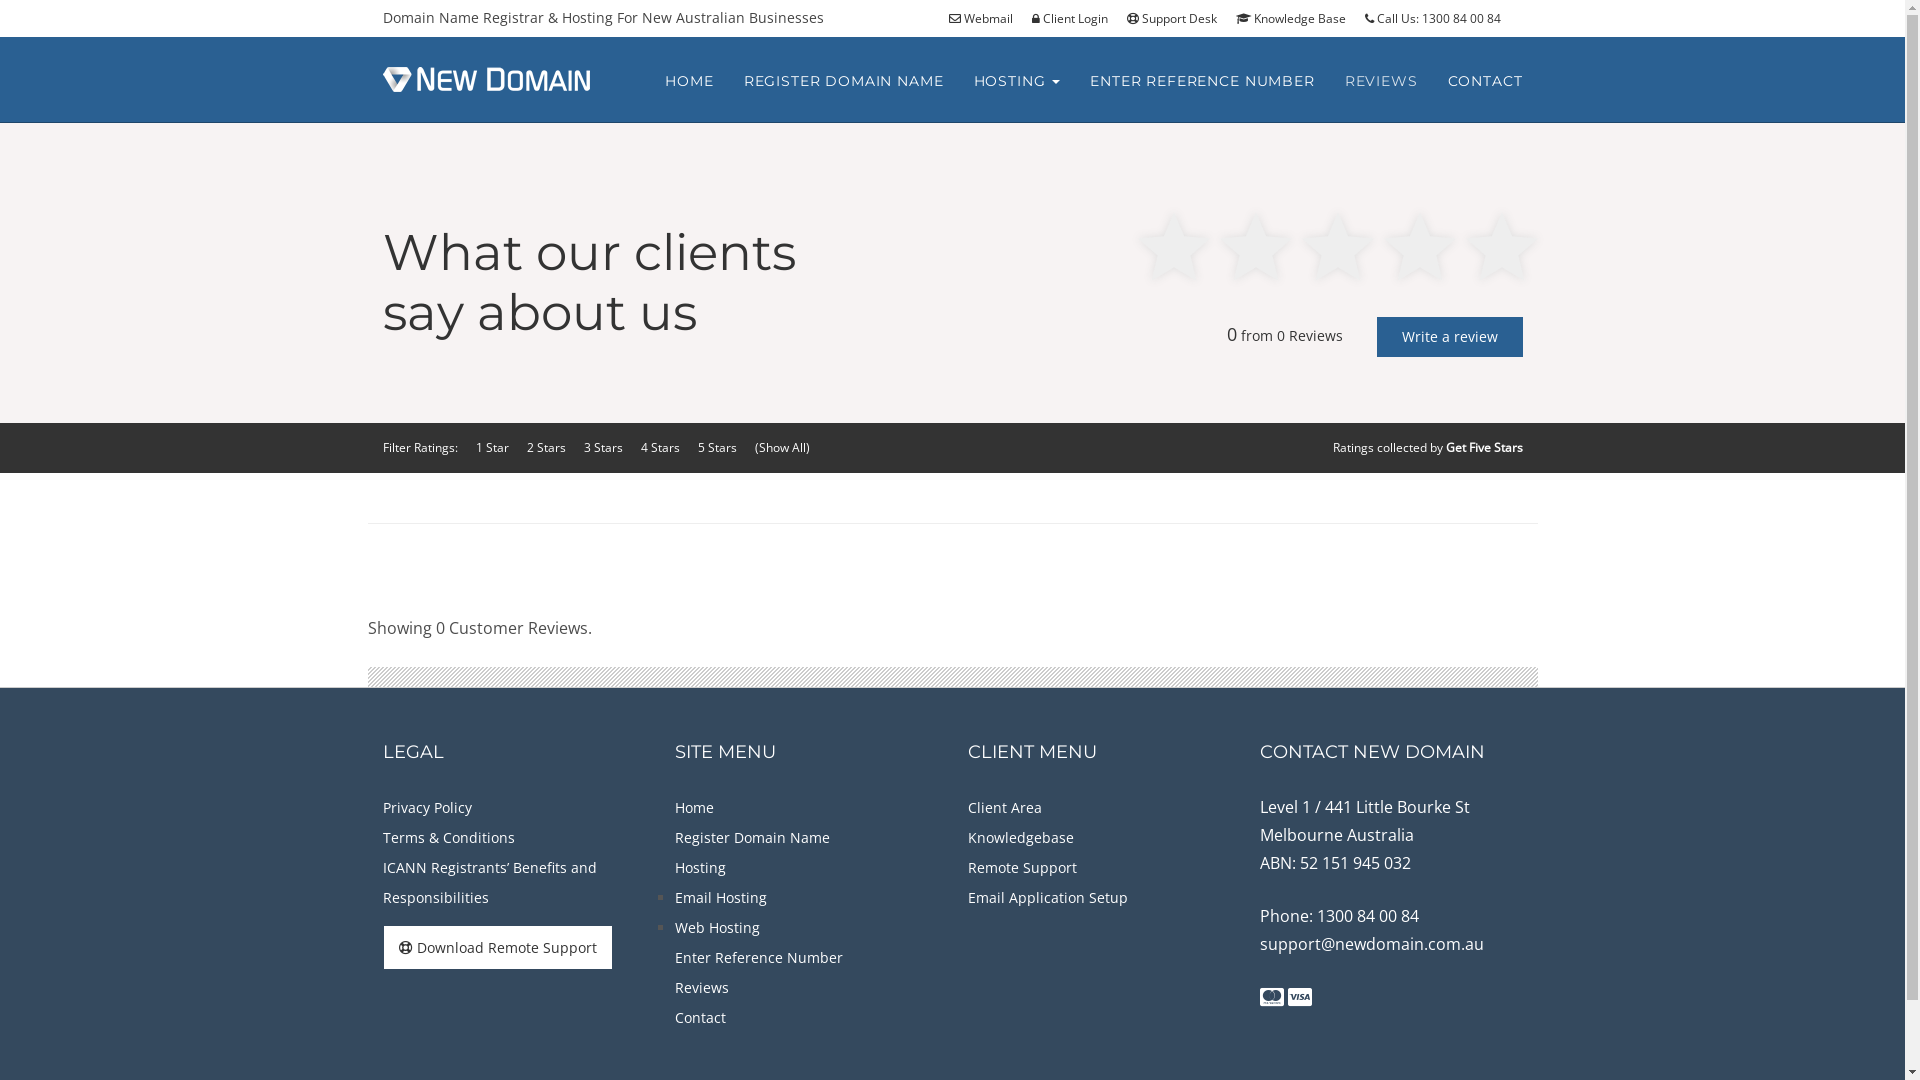  What do you see at coordinates (700, 1017) in the screenshot?
I see `'Contact'` at bounding box center [700, 1017].